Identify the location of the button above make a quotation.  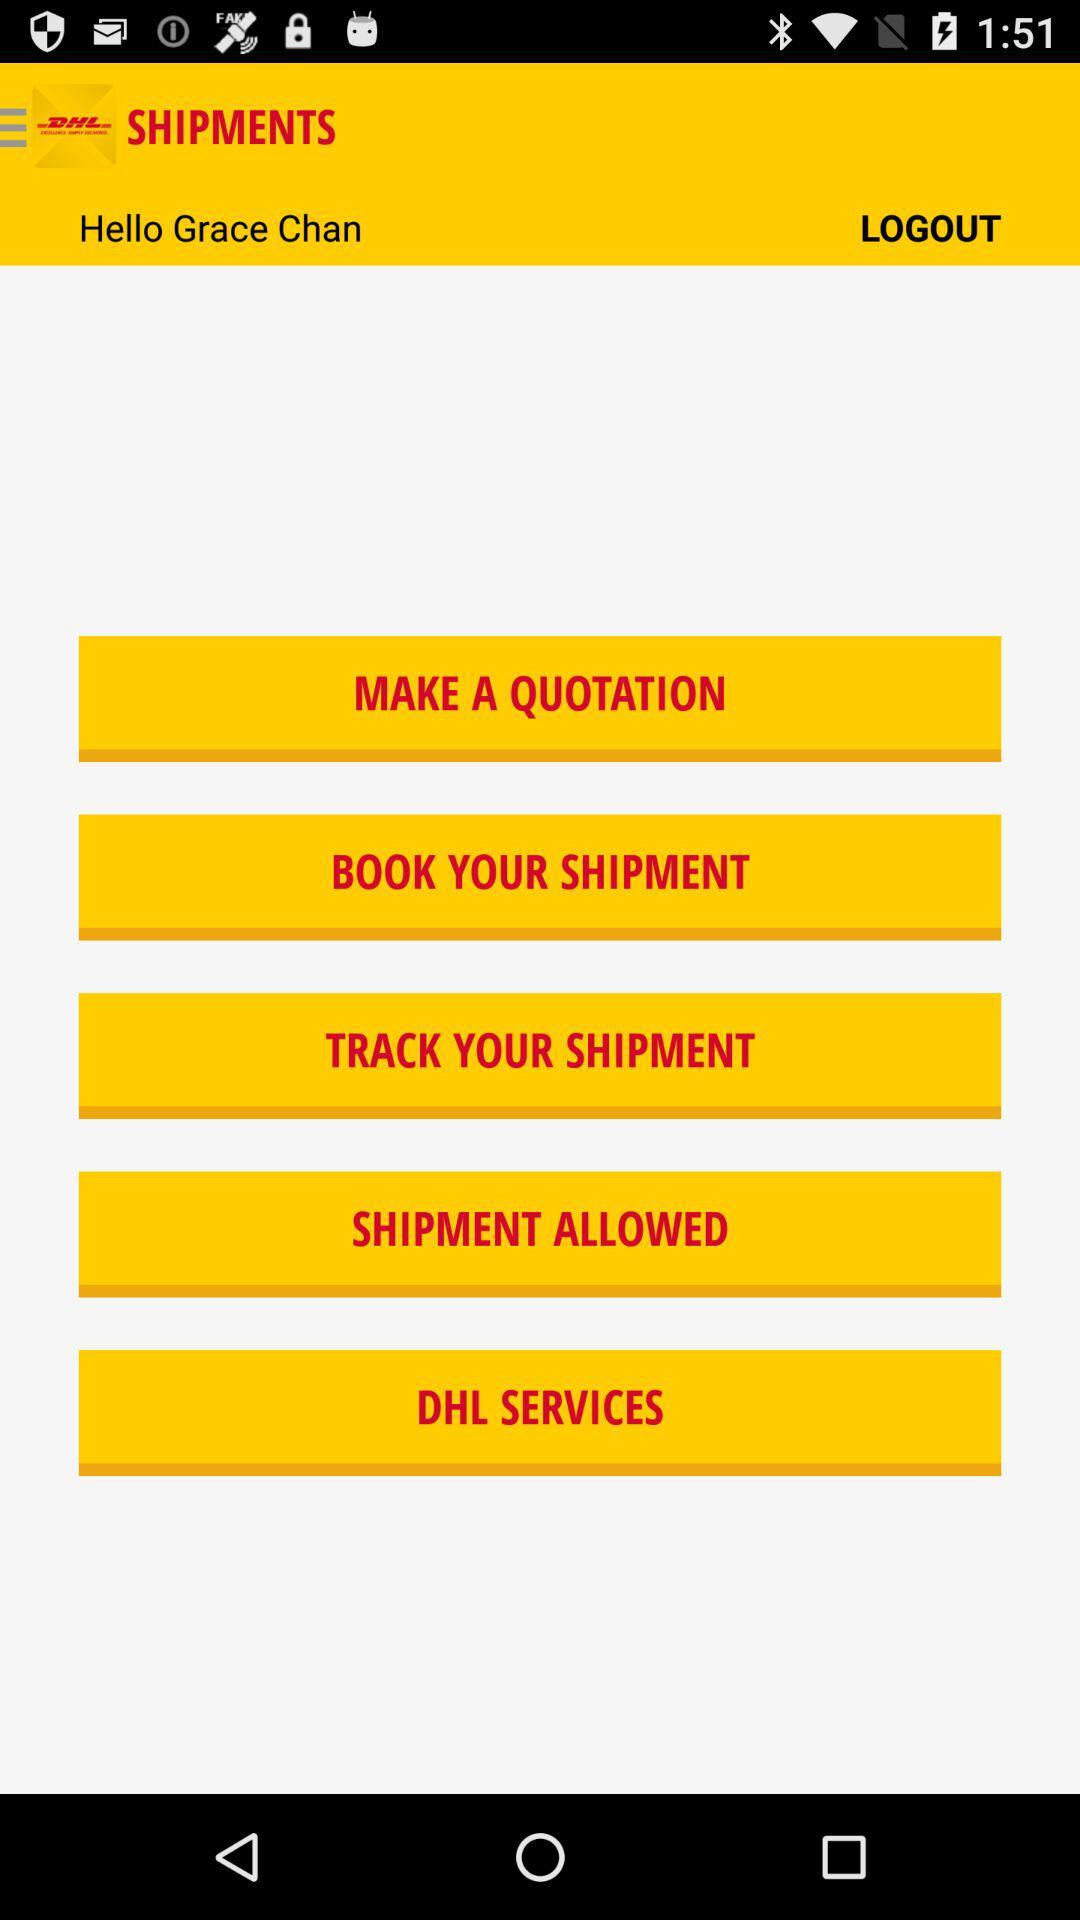
(930, 227).